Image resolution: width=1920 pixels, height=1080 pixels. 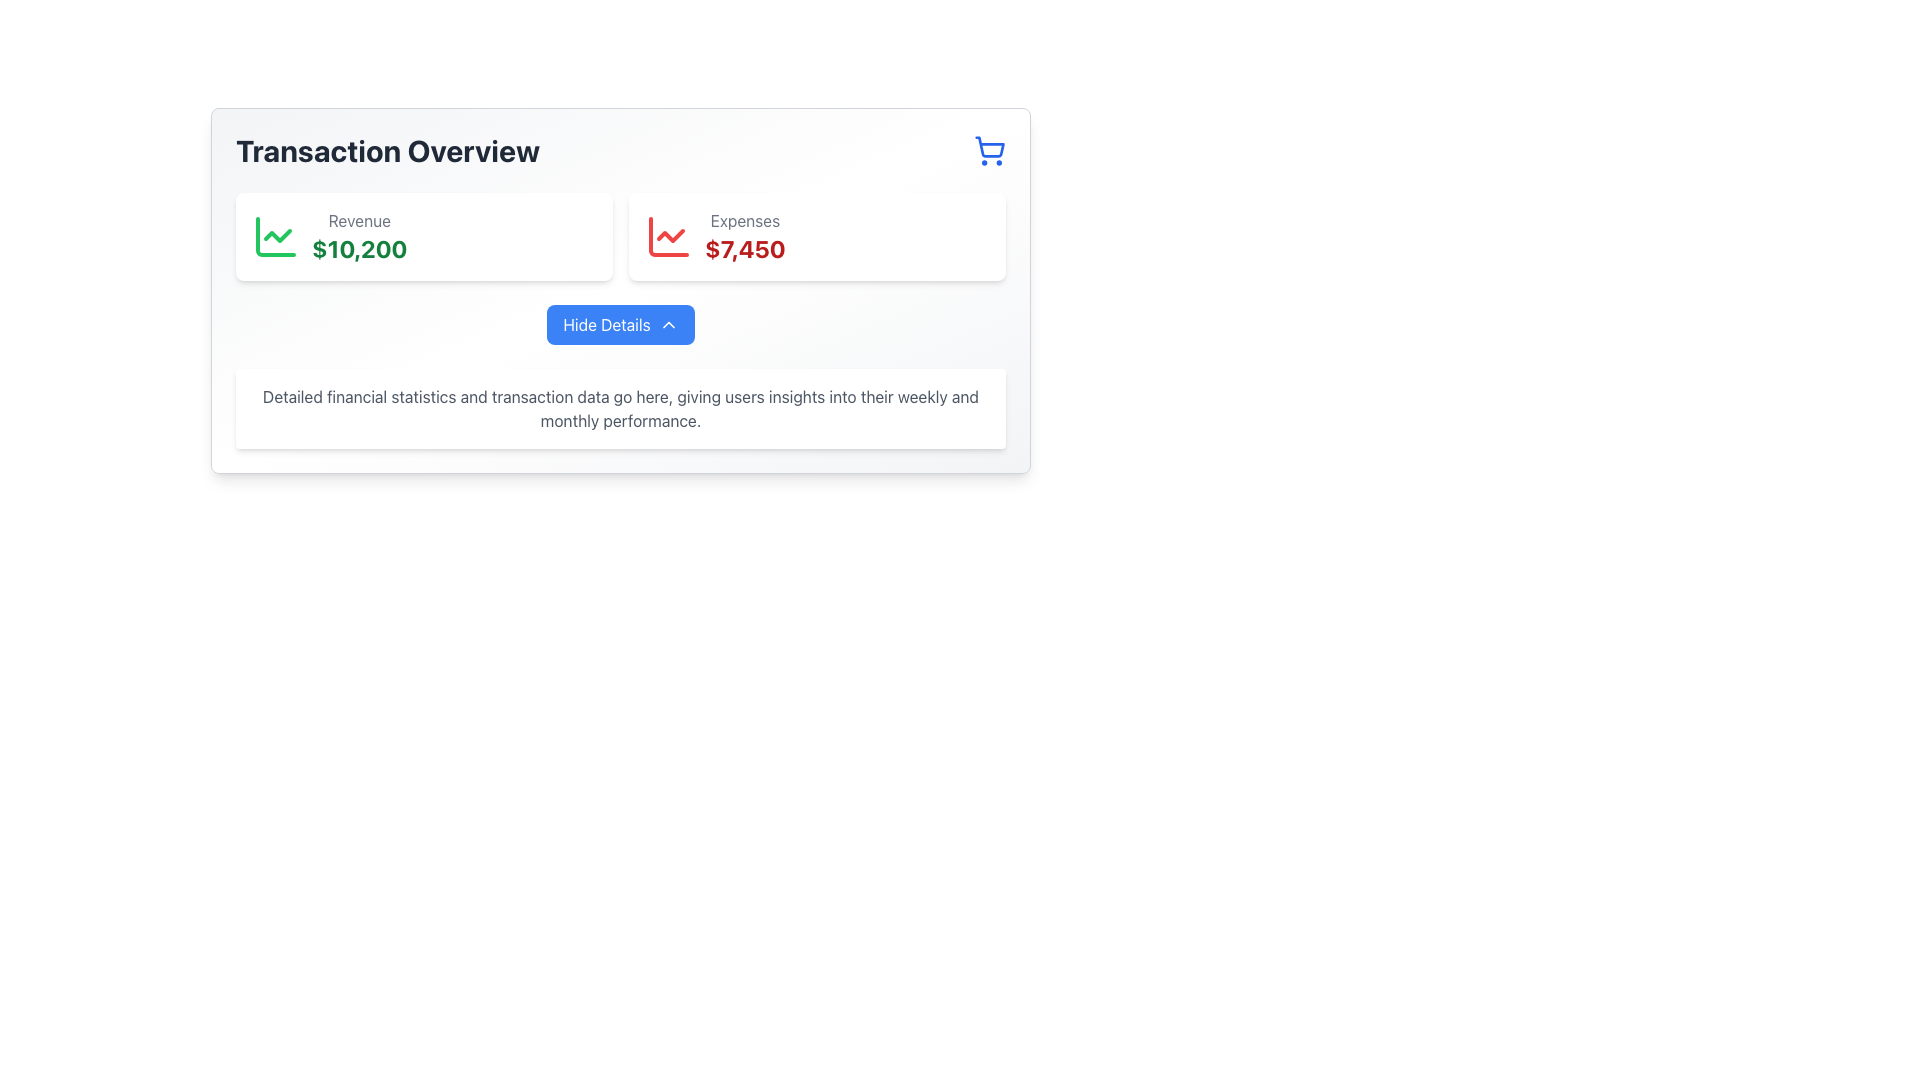 What do you see at coordinates (359, 248) in the screenshot?
I see `numerical value '$10,200' displayed in bold green text within the 'Revenue' card of the 'Transaction Overview' section` at bounding box center [359, 248].